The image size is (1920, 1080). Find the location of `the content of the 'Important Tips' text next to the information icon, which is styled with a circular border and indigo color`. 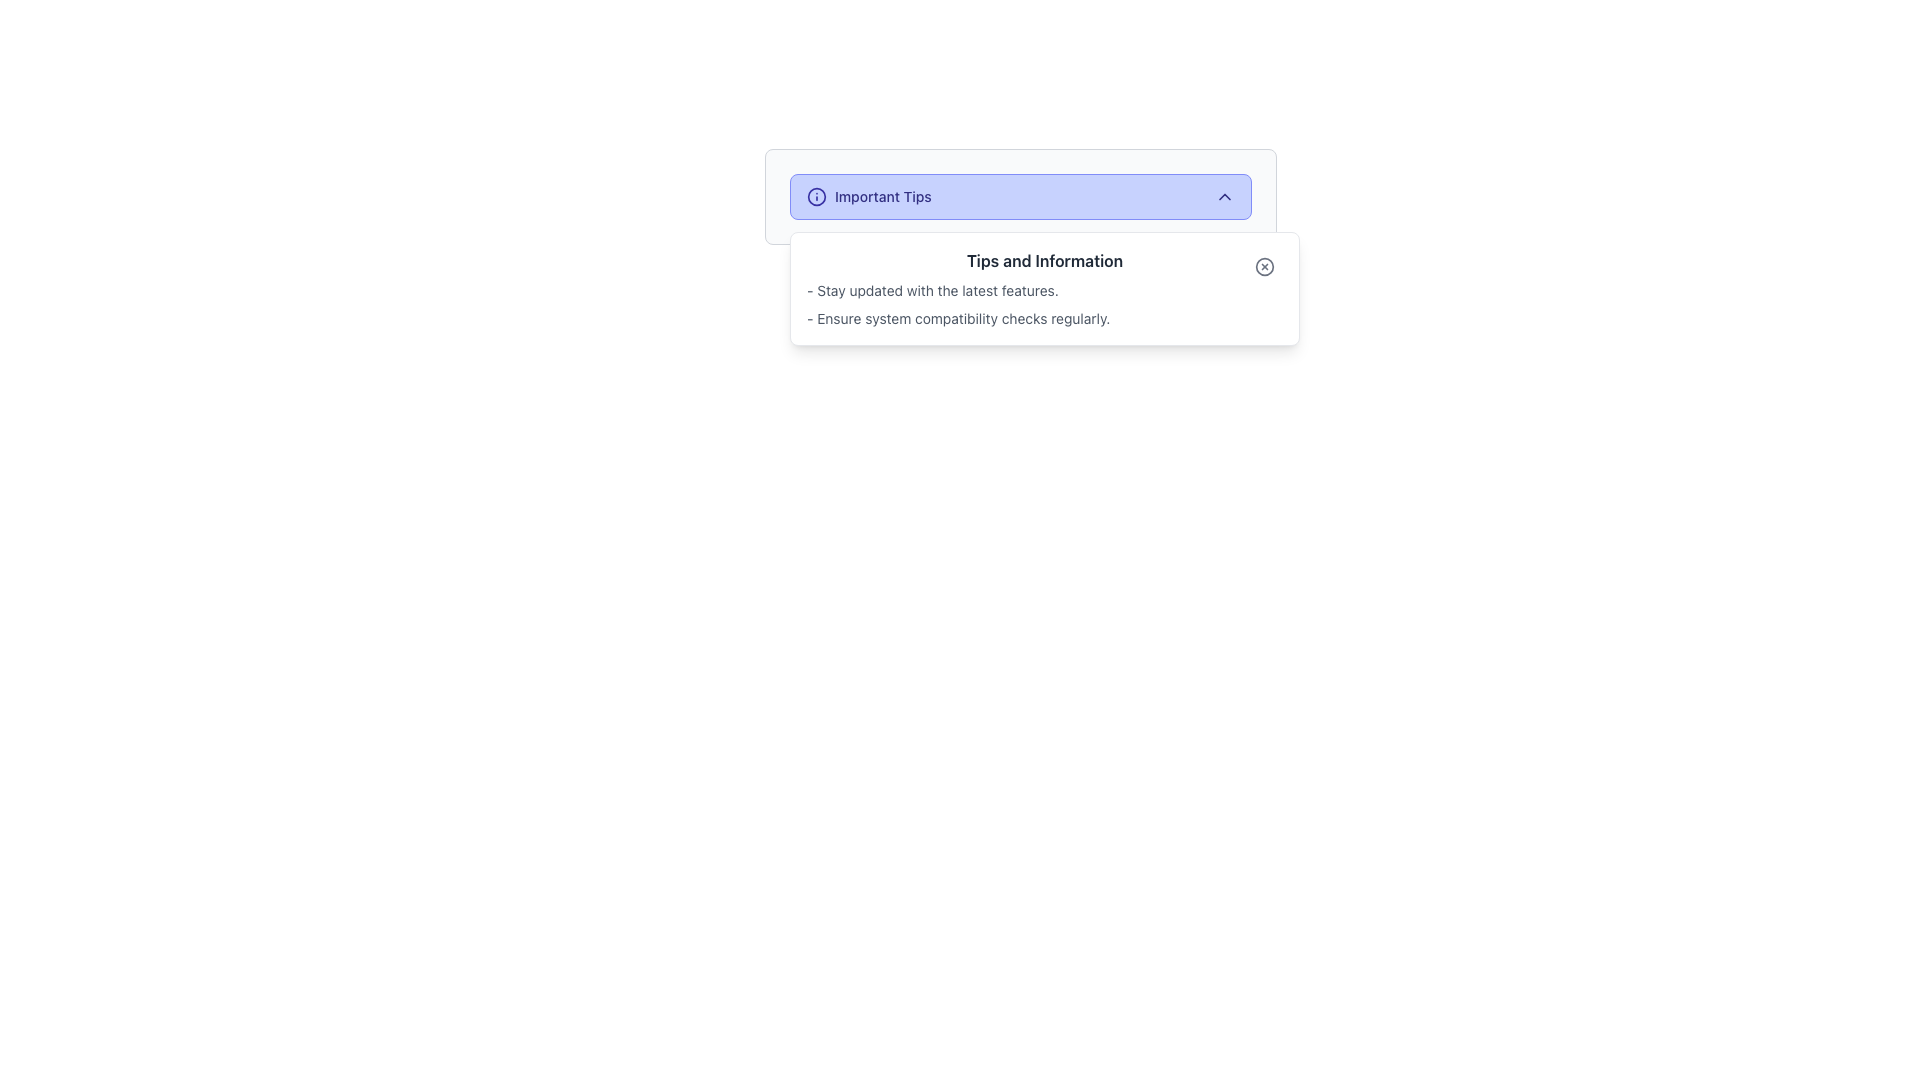

the content of the 'Important Tips' text next to the information icon, which is styled with a circular border and indigo color is located at coordinates (869, 196).